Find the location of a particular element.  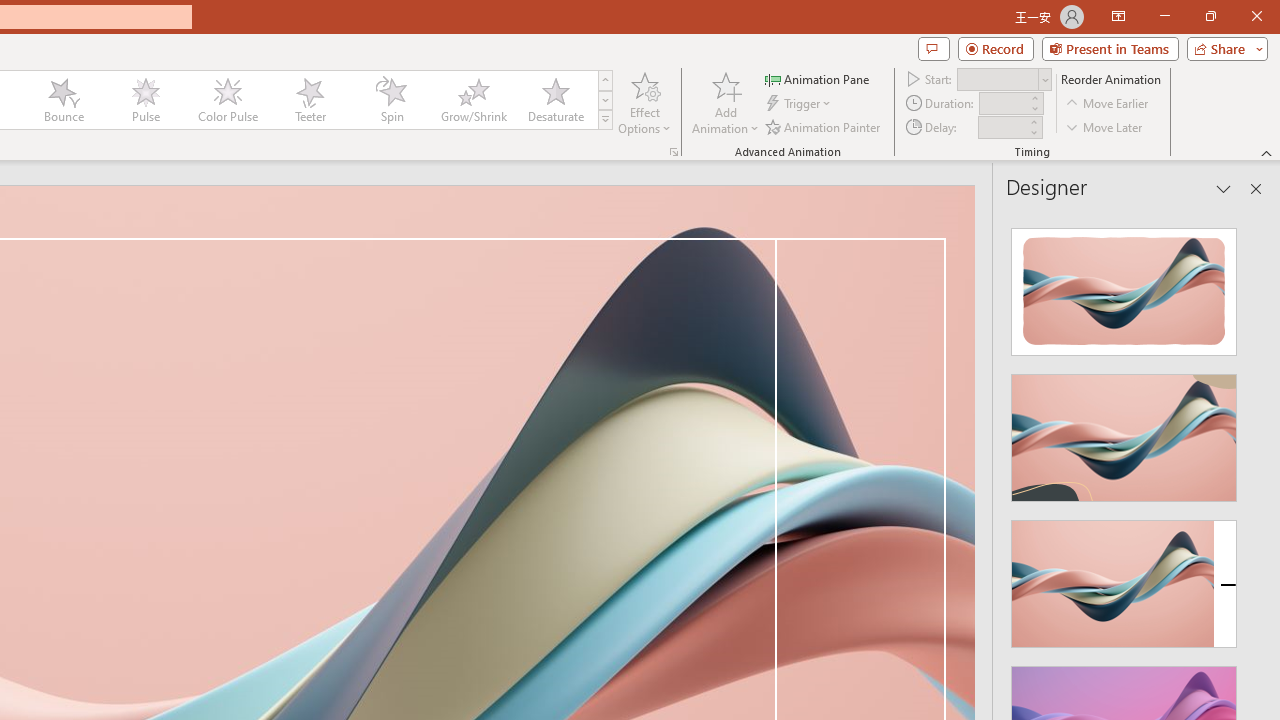

'Pulse' is located at coordinates (144, 100).